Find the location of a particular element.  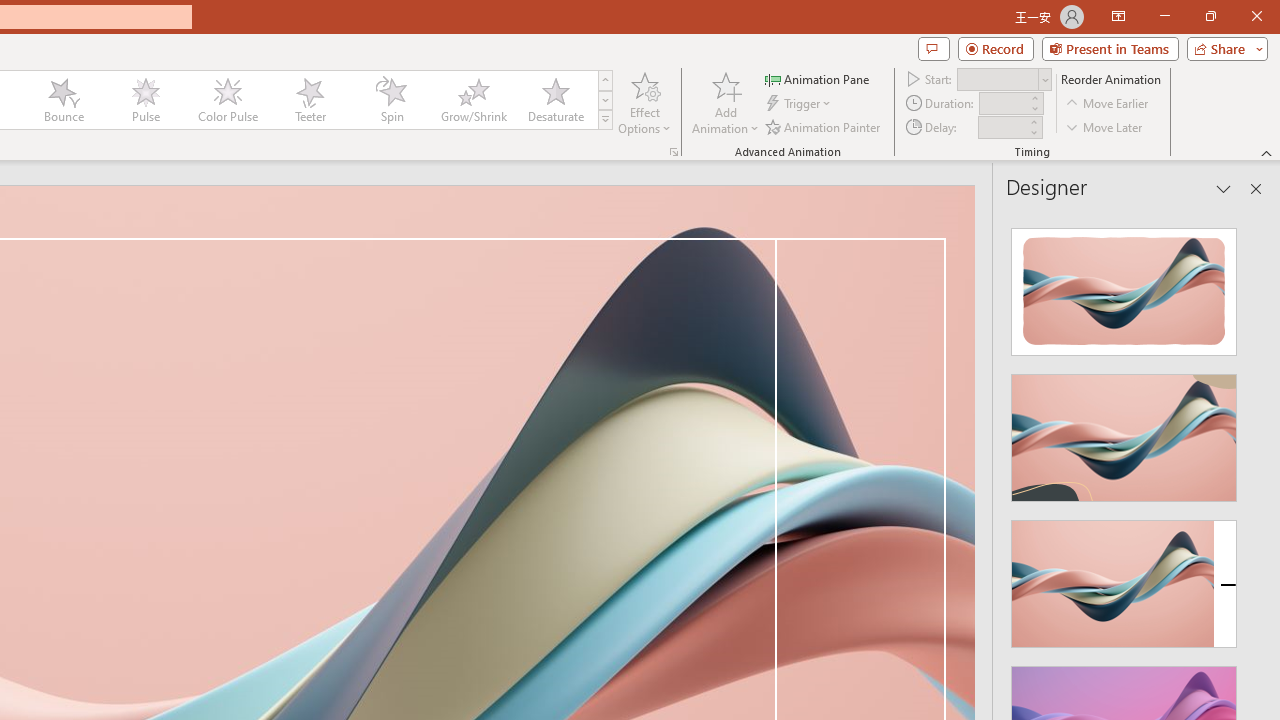

'Pulse' is located at coordinates (144, 100).